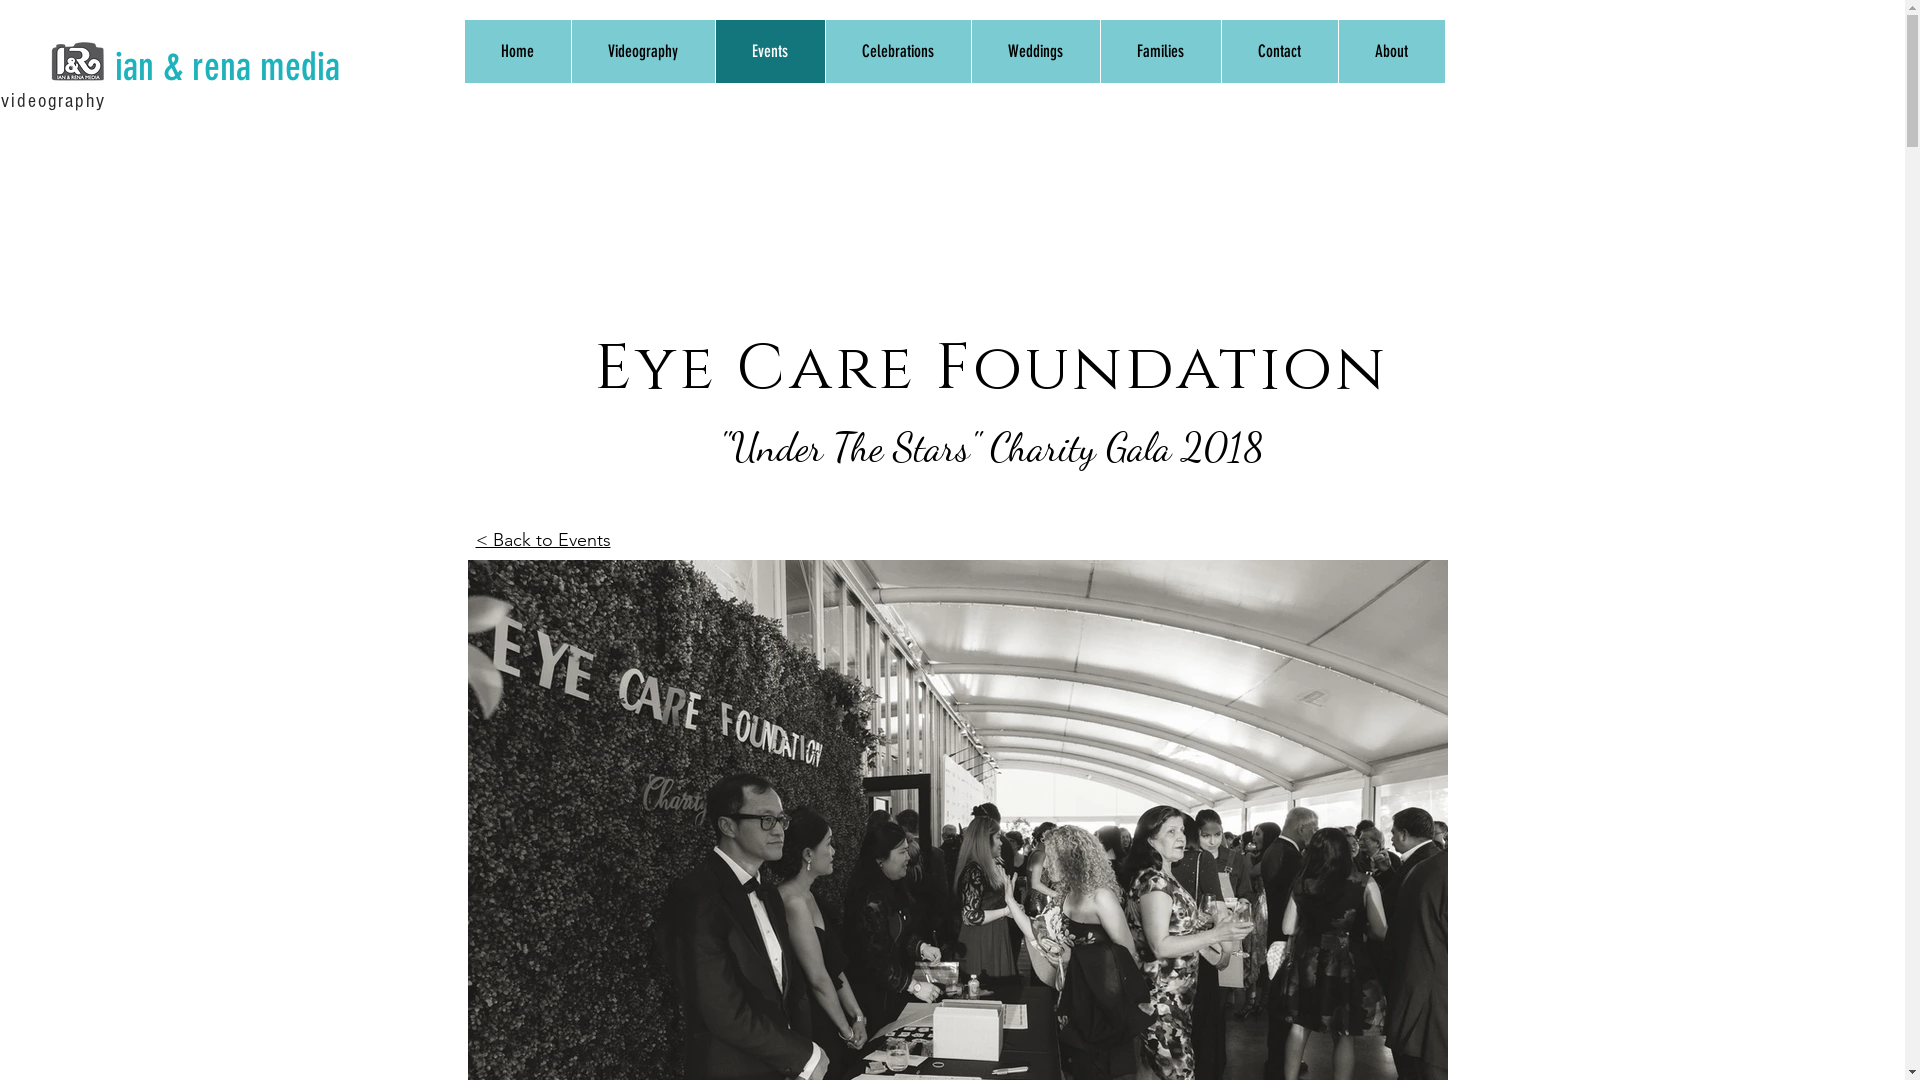 This screenshot has height=1080, width=1920. Describe the element at coordinates (1277, 50) in the screenshot. I see `'Contact'` at that location.